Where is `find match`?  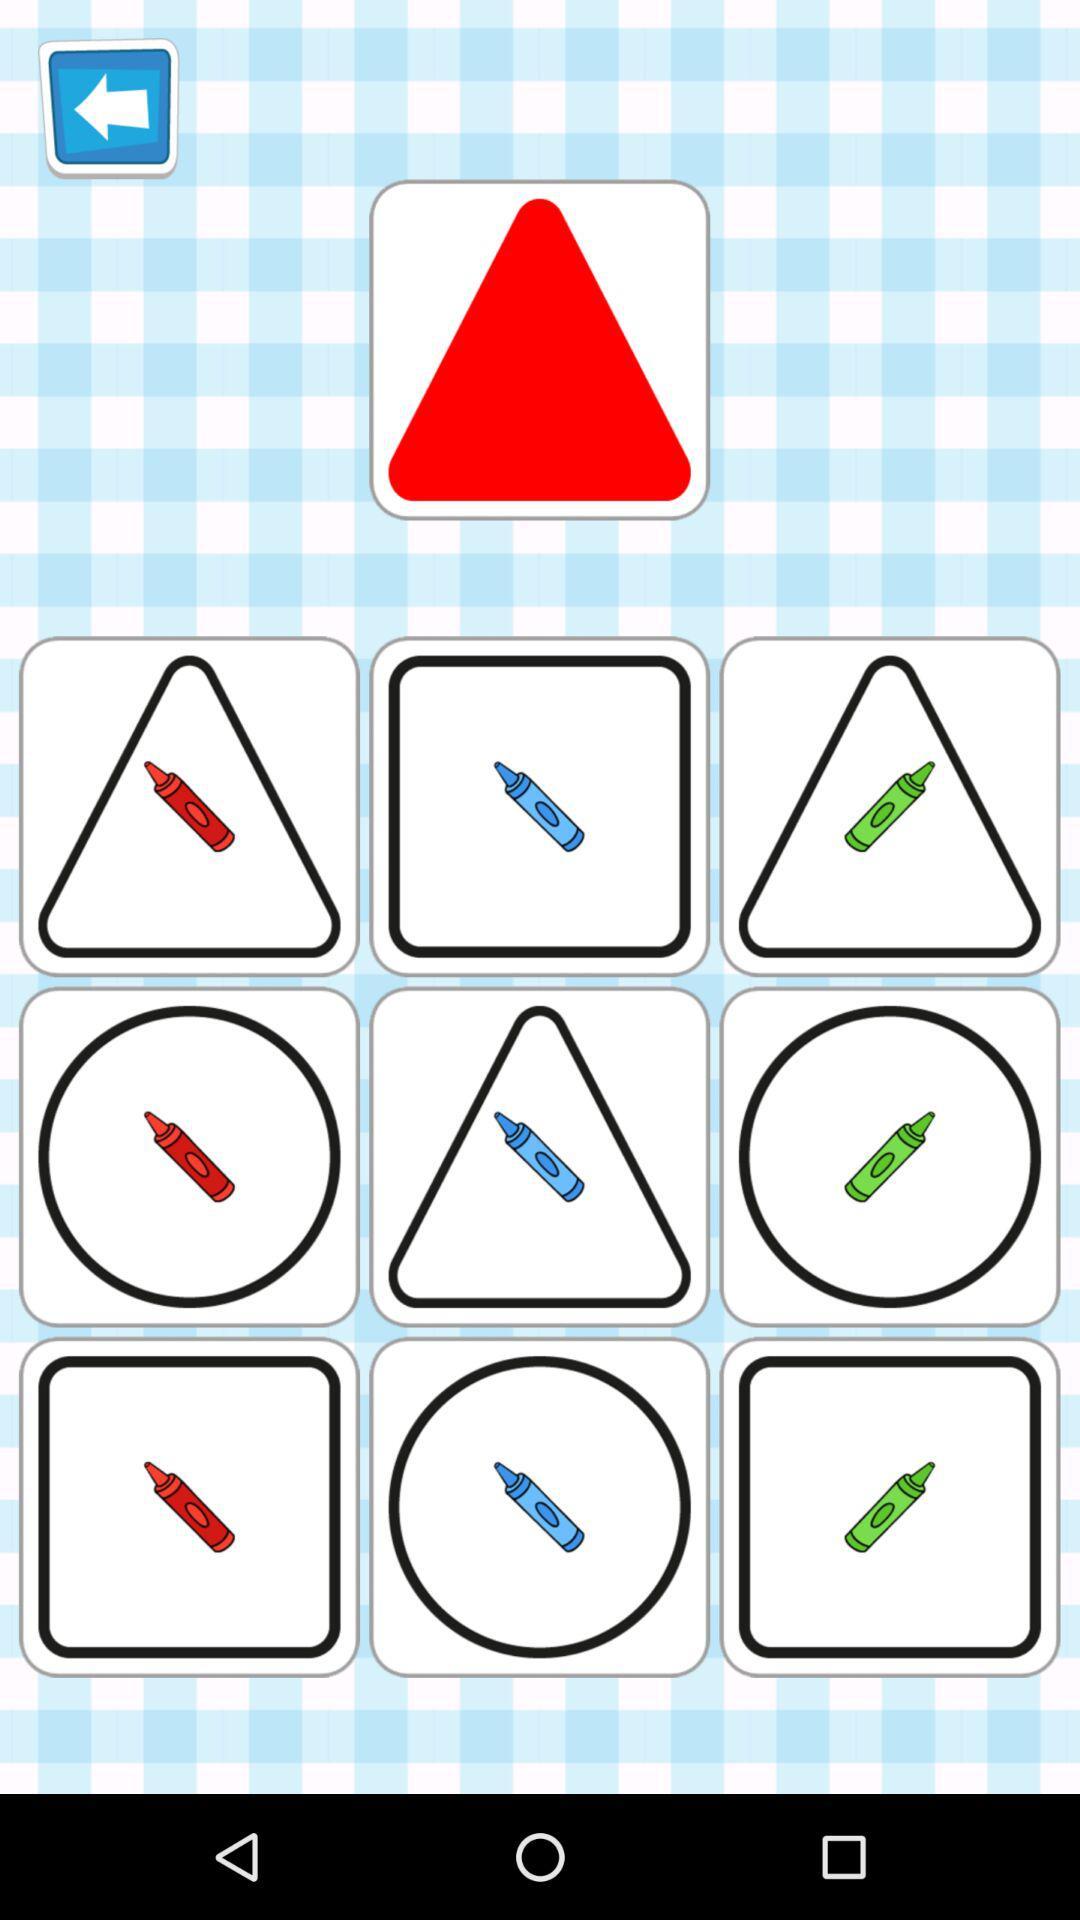
find match is located at coordinates (538, 349).